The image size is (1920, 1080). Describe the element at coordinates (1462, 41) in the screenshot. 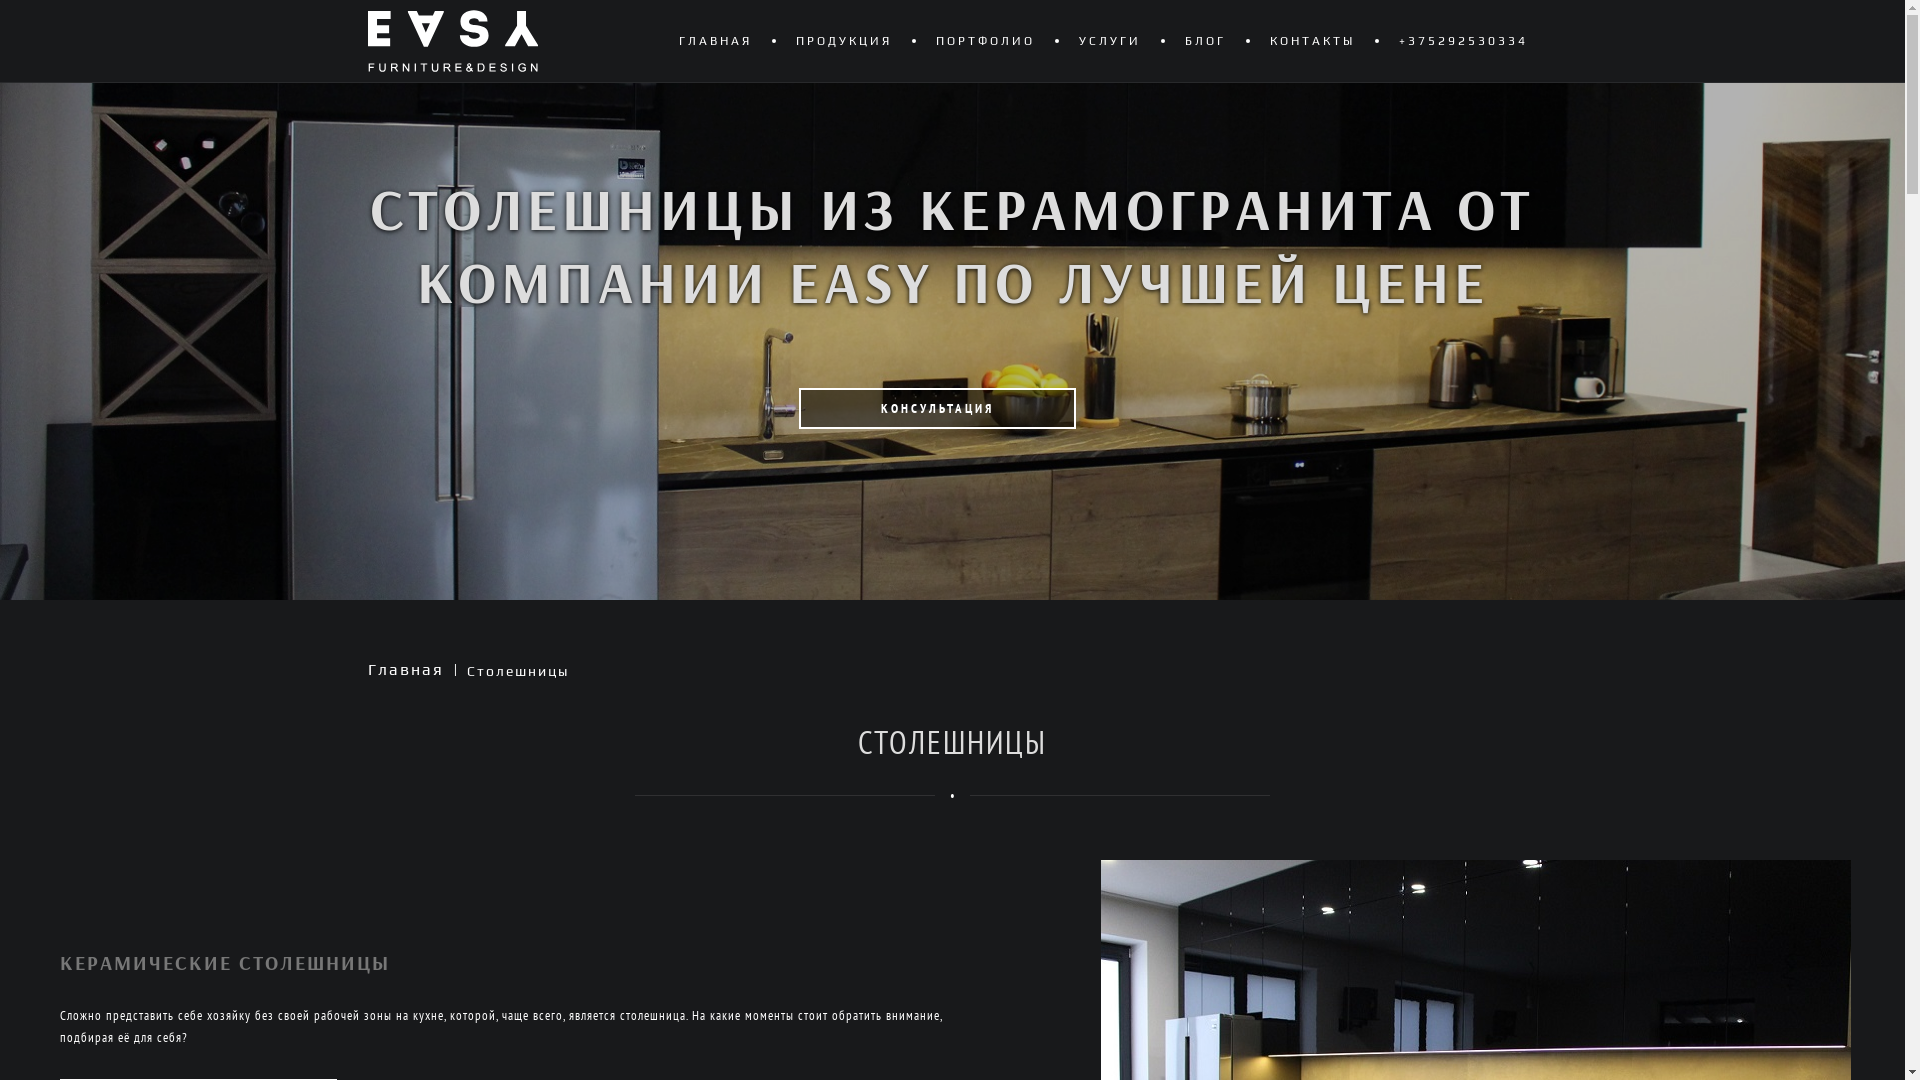

I see `'+375292530334'` at that location.